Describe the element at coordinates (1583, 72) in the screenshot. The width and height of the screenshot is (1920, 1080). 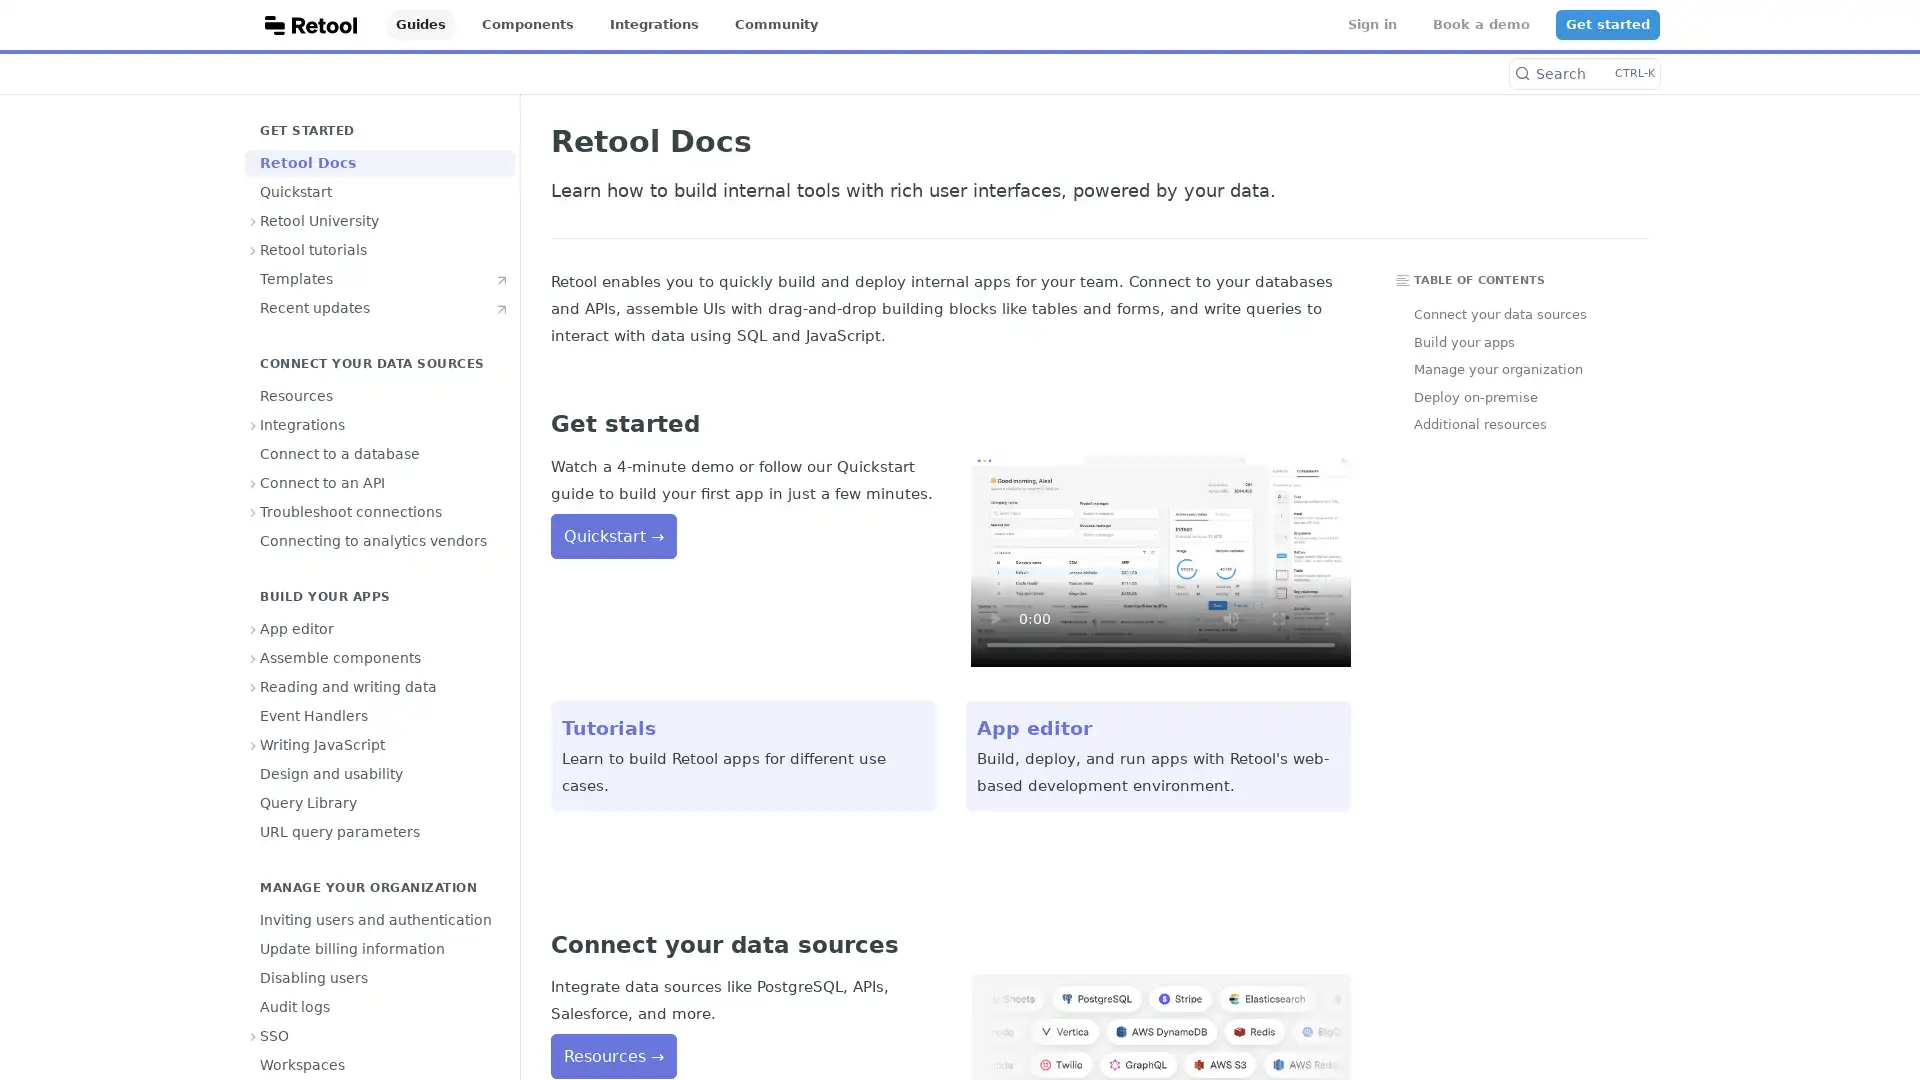
I see `Search` at that location.